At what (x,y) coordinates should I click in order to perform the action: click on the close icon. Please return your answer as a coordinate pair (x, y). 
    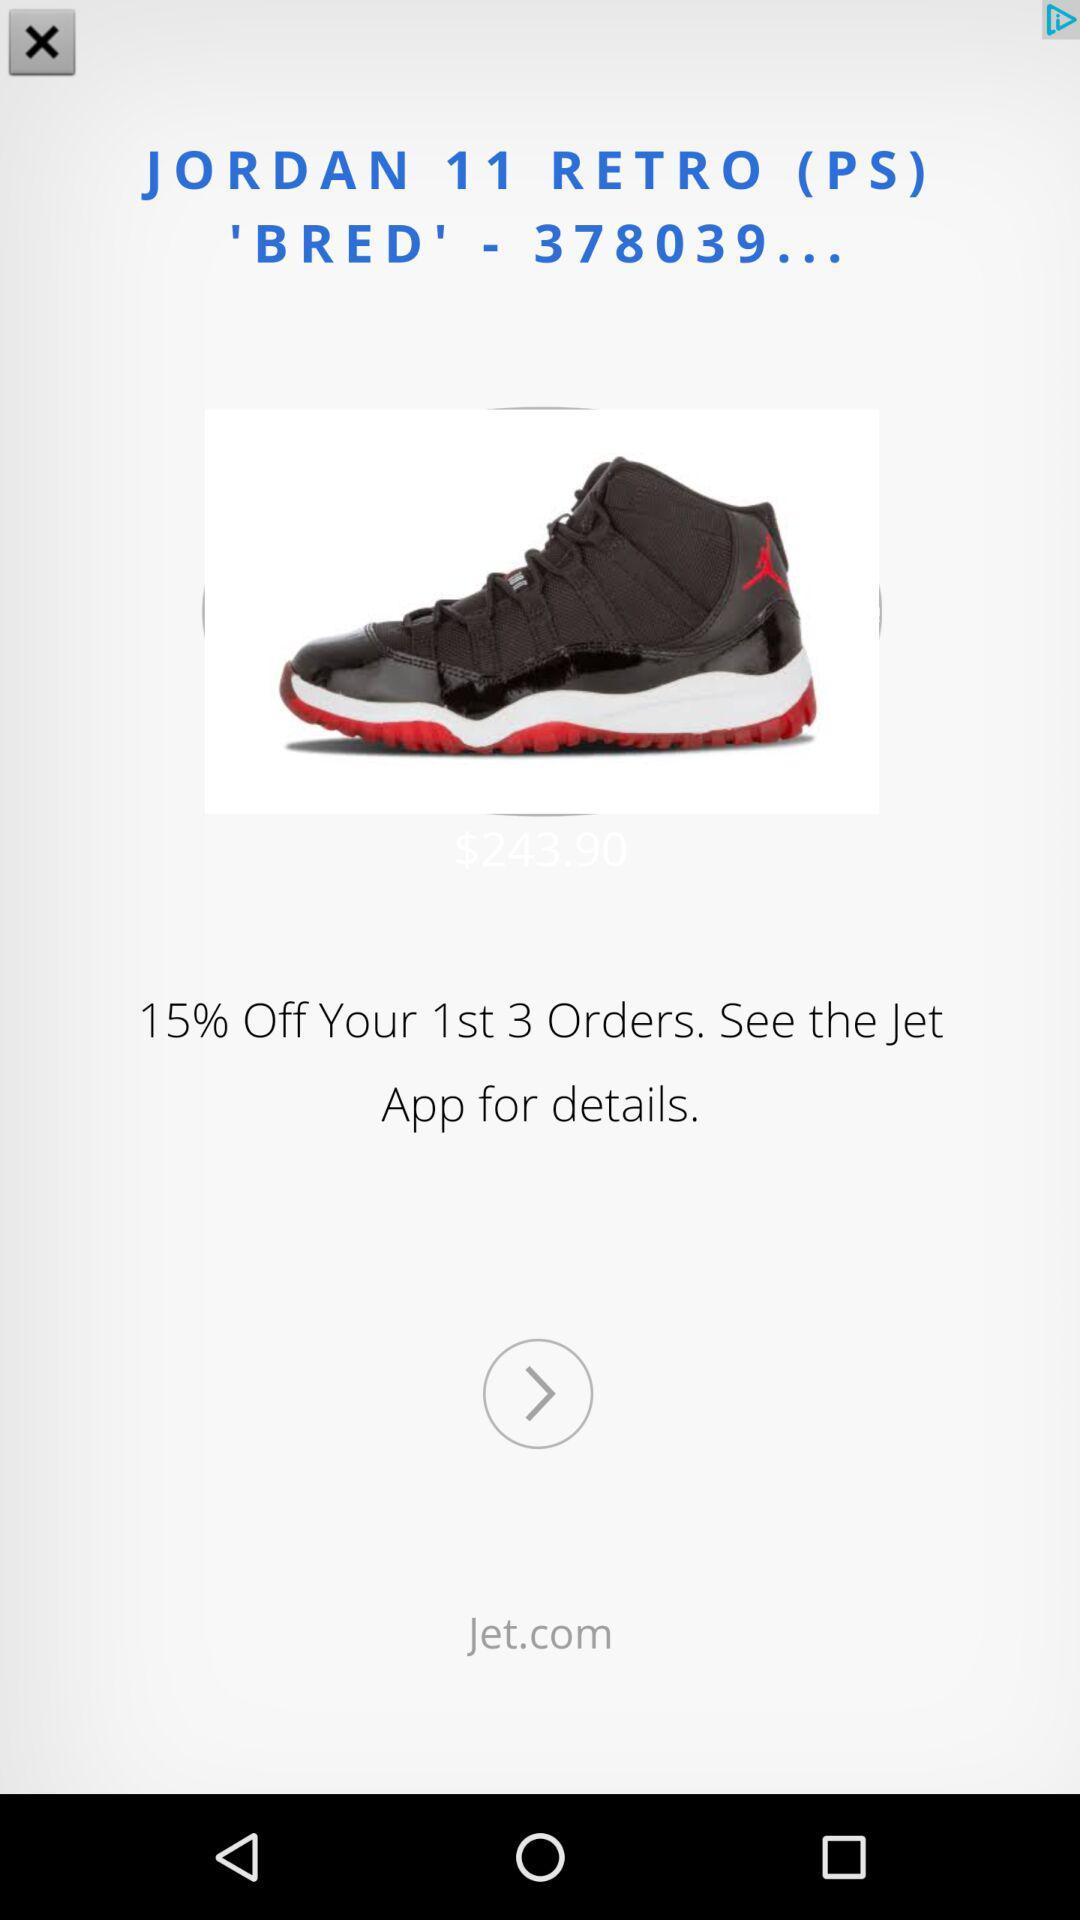
    Looking at the image, I should click on (42, 42).